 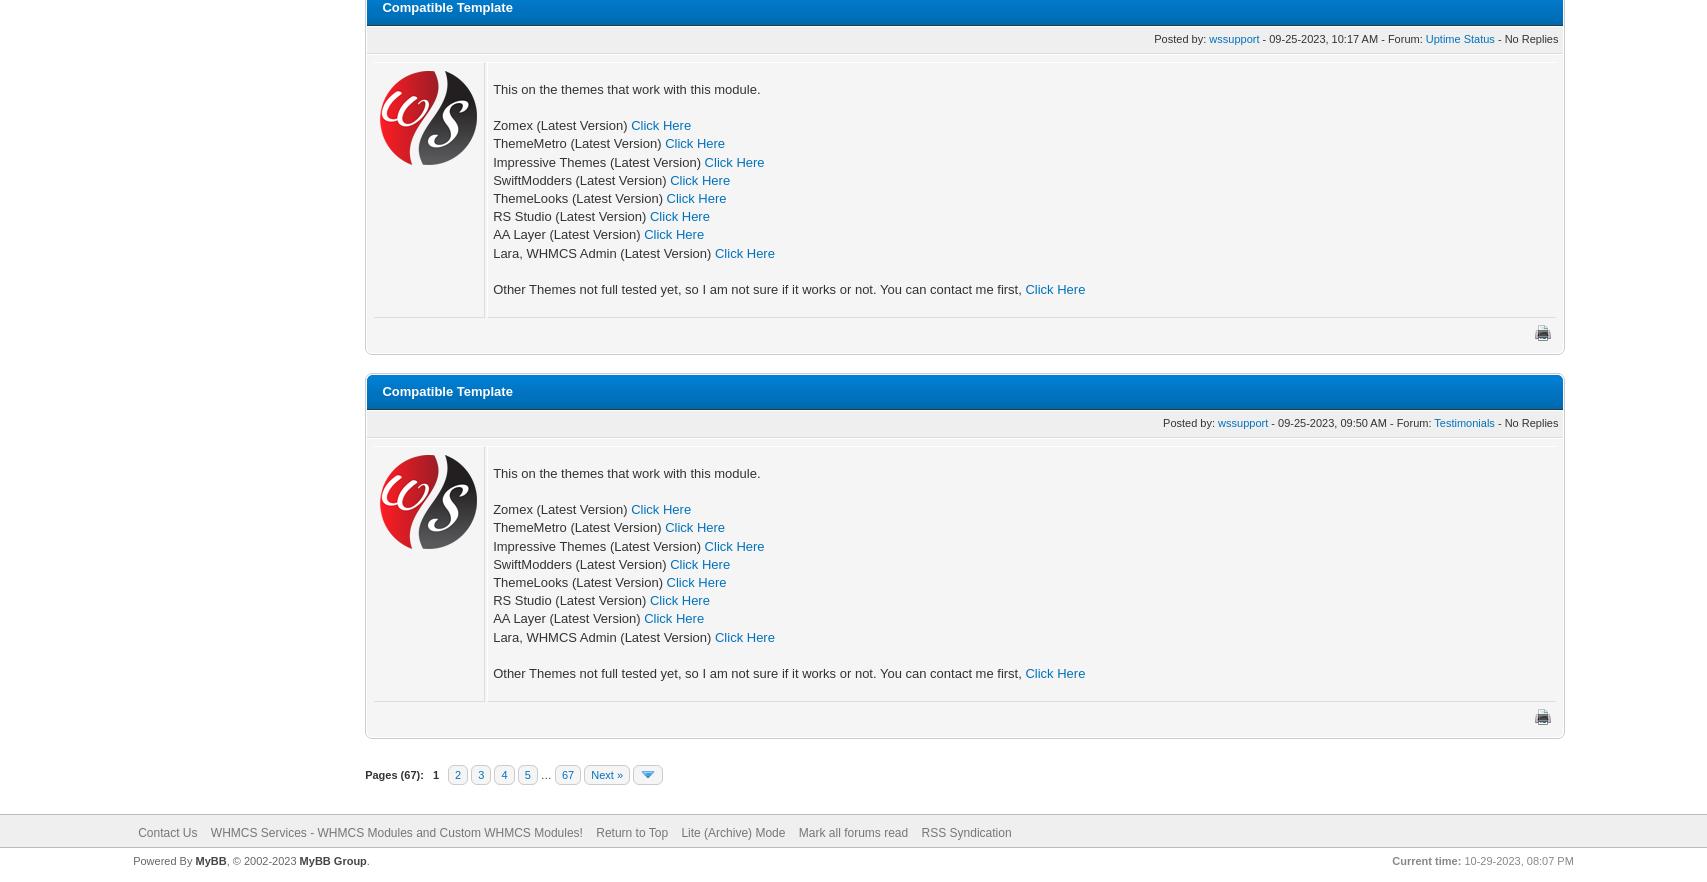 What do you see at coordinates (1516, 860) in the screenshot?
I see `'10-29-2023, 08:07 PM'` at bounding box center [1516, 860].